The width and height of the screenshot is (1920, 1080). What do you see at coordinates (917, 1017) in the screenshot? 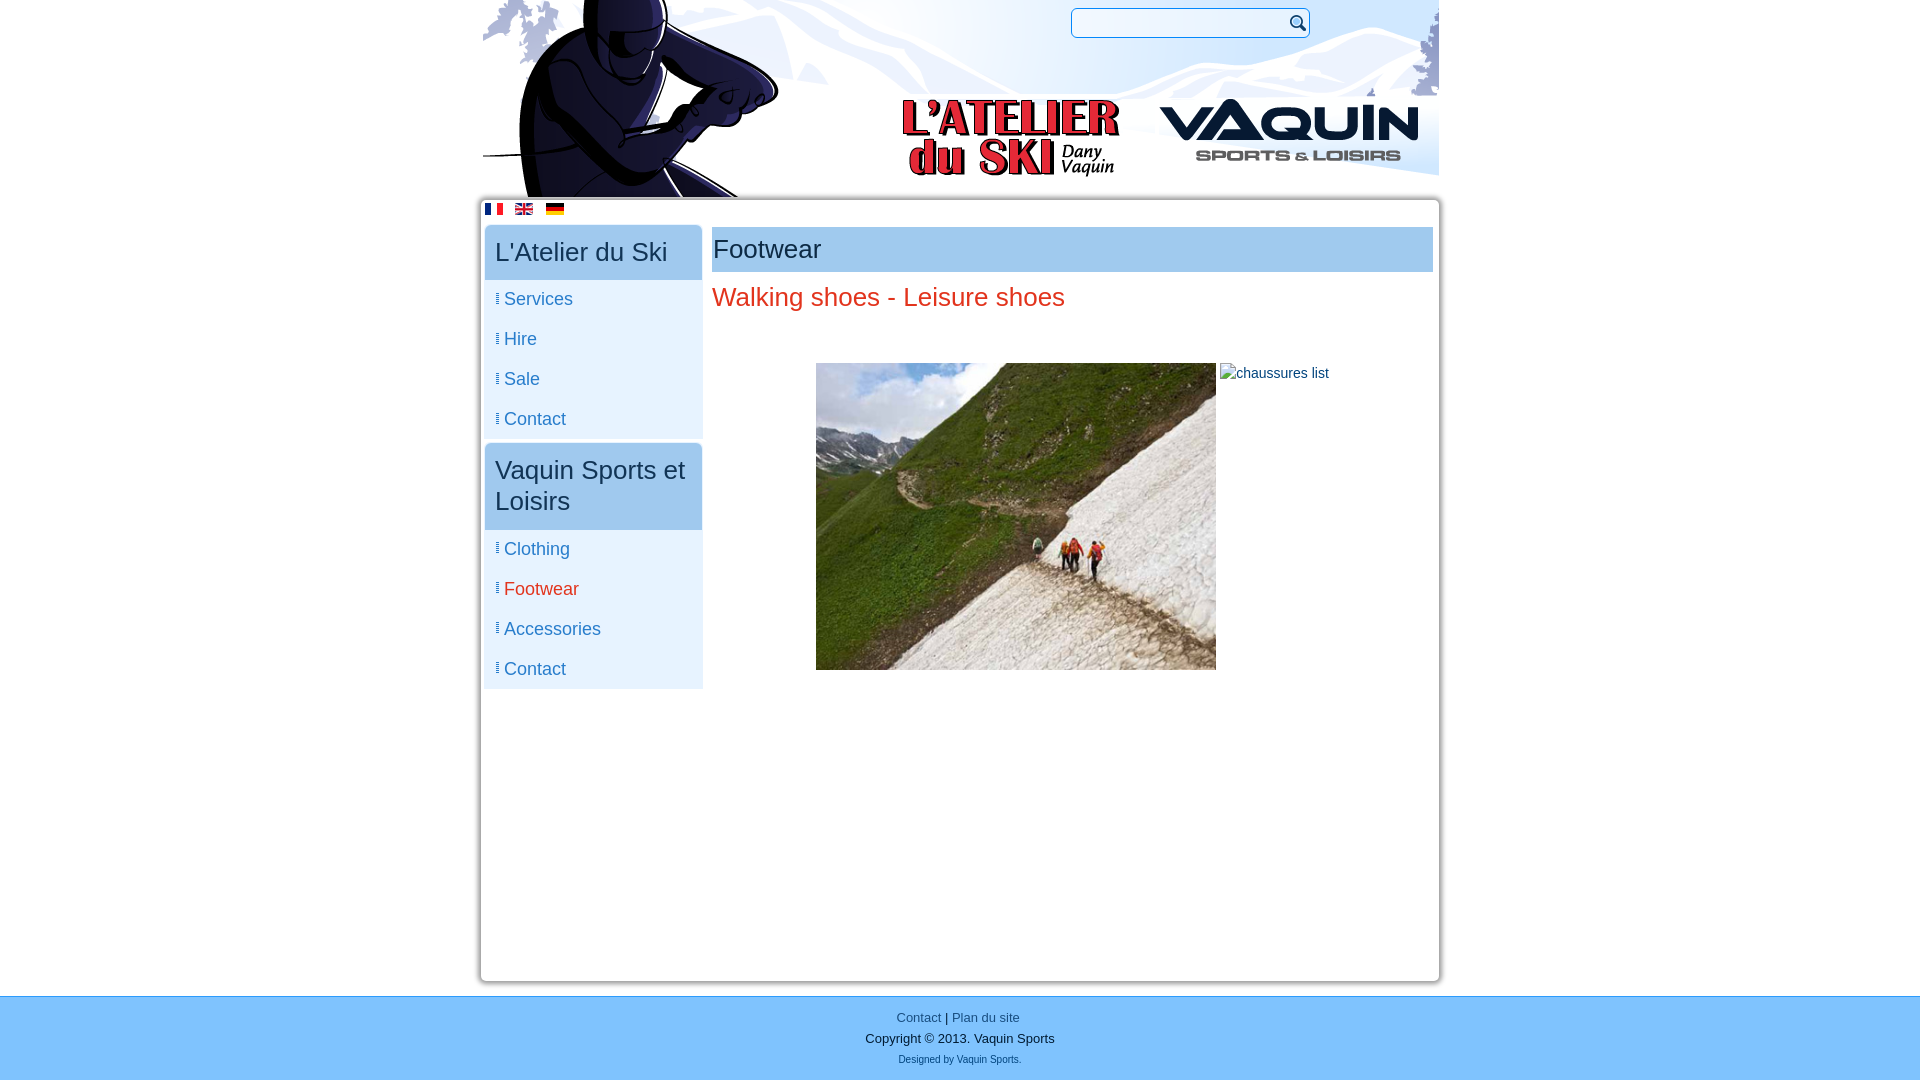
I see `'Contact'` at bounding box center [917, 1017].